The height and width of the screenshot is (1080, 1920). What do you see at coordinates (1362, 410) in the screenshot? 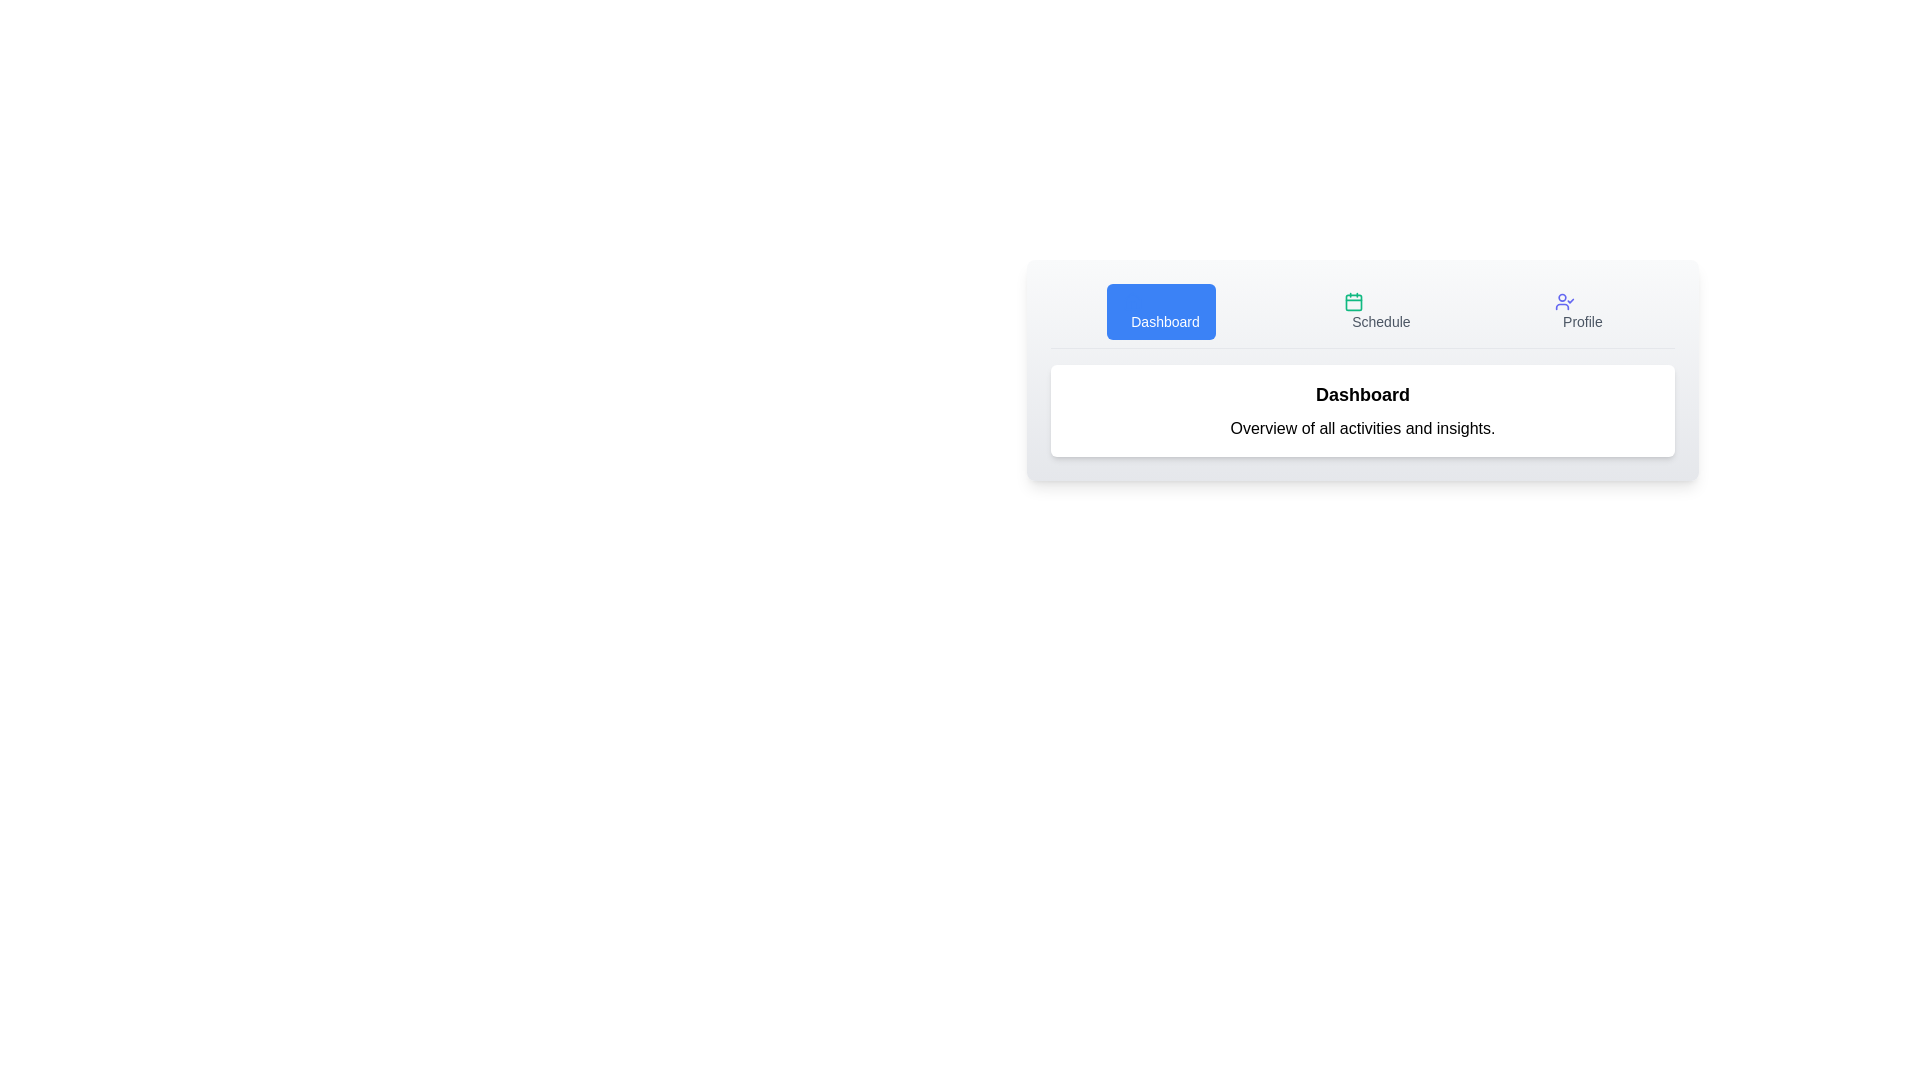
I see `the content area of the active tab to focus on its text` at bounding box center [1362, 410].